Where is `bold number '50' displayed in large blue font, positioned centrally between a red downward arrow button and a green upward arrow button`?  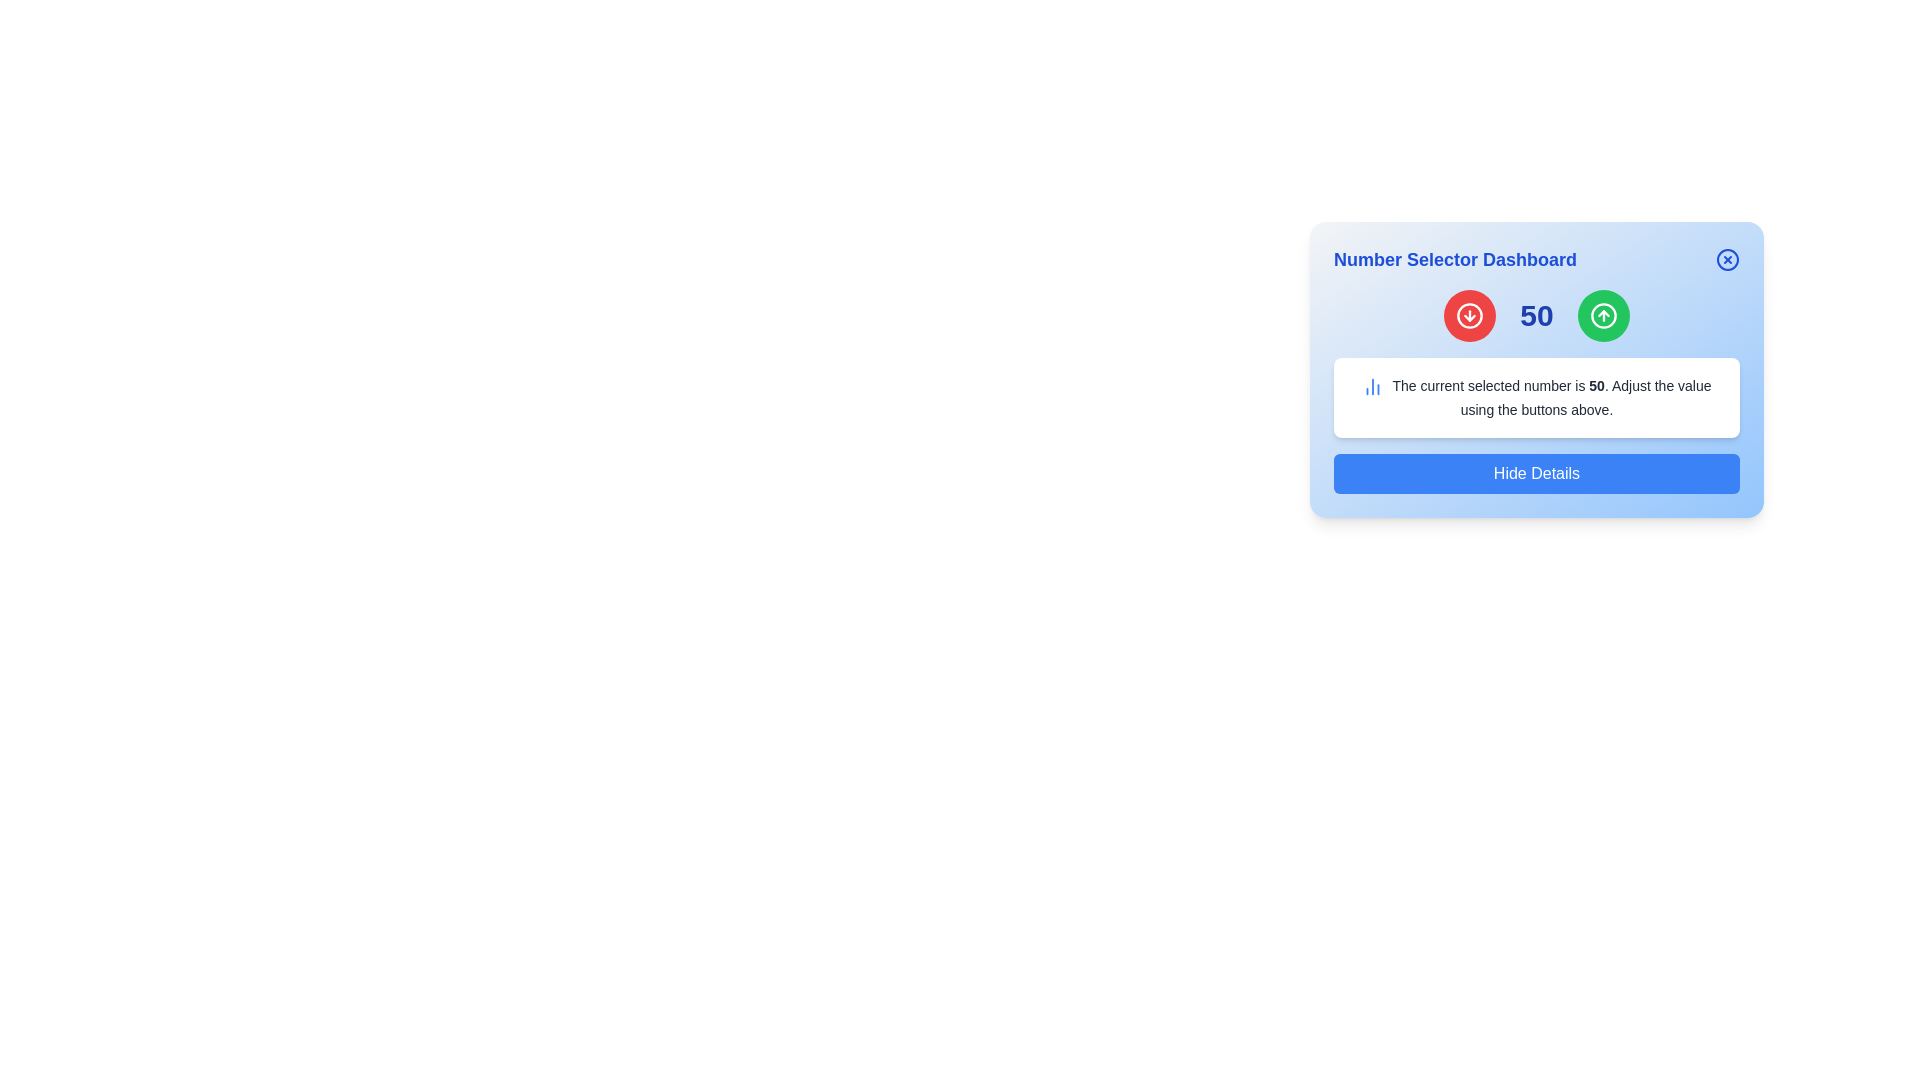
bold number '50' displayed in large blue font, positioned centrally between a red downward arrow button and a green upward arrow button is located at coordinates (1535, 315).